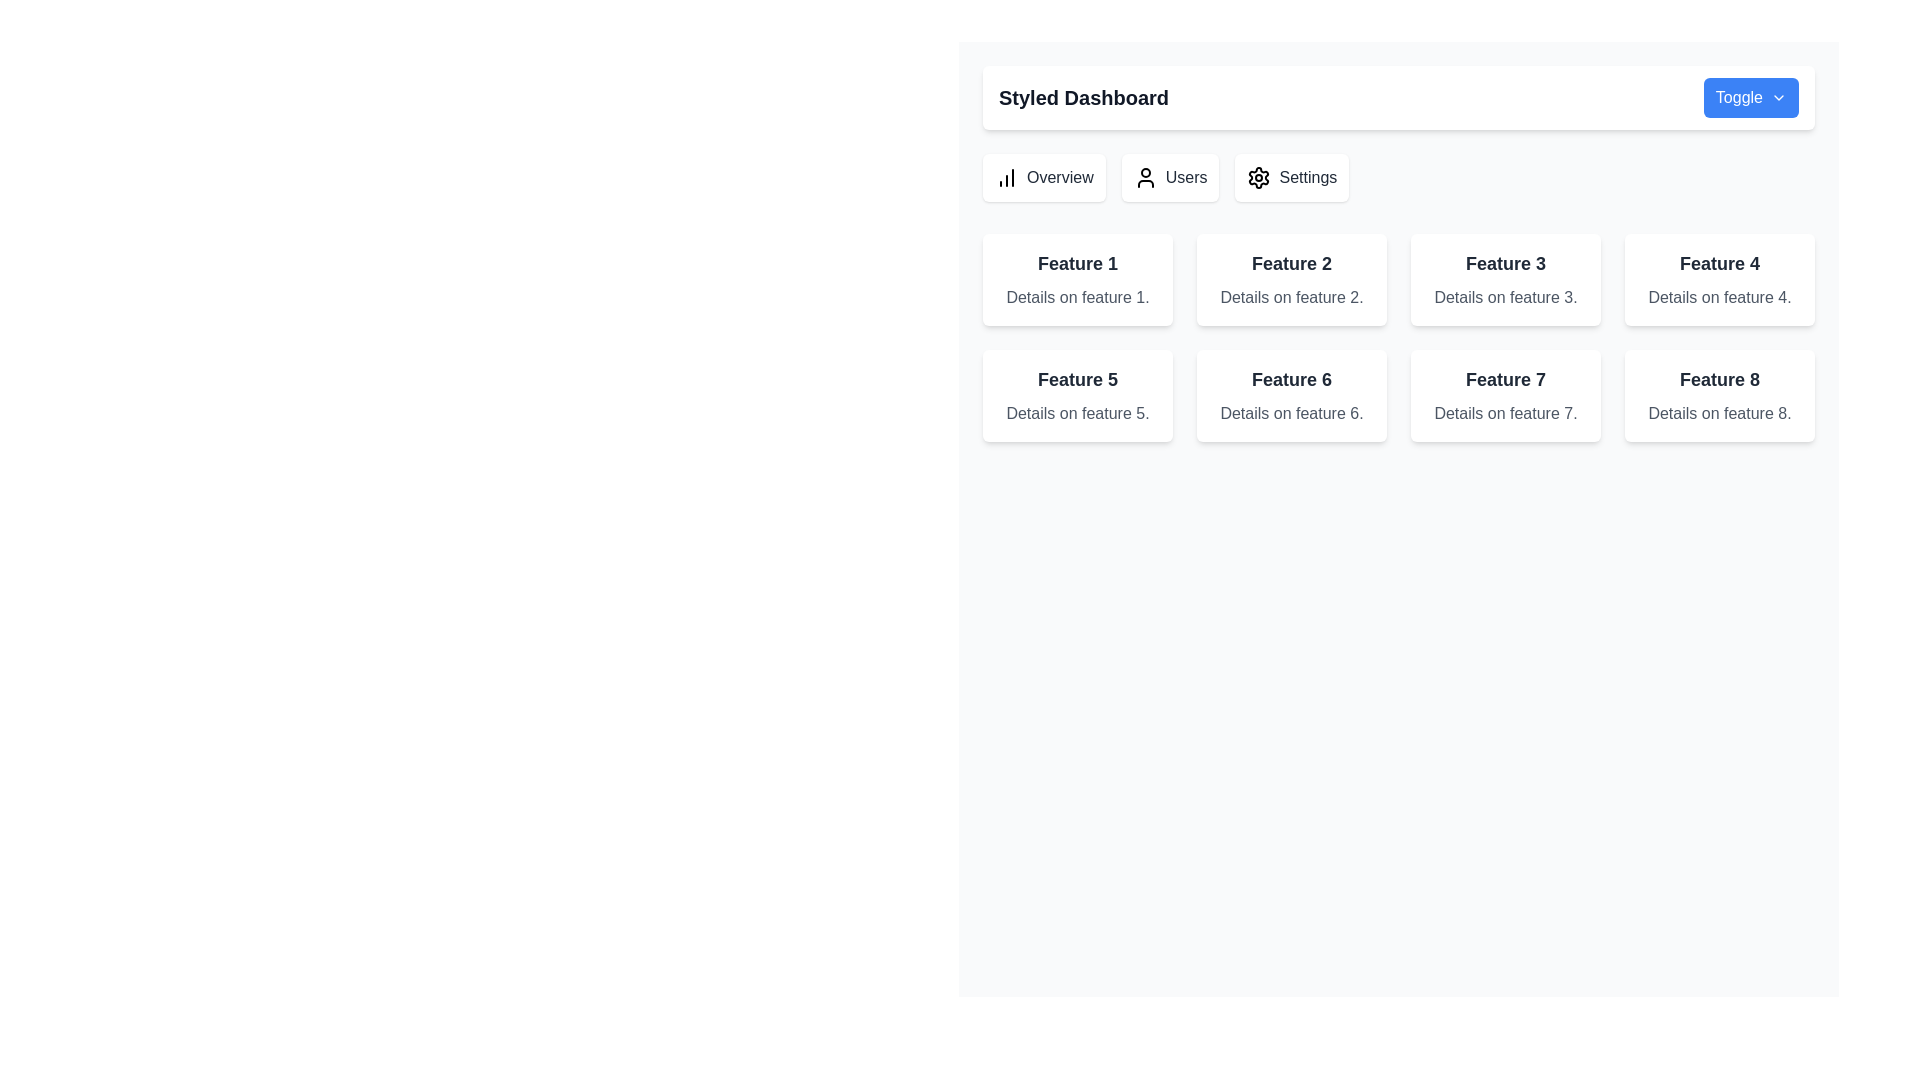  What do you see at coordinates (1077, 262) in the screenshot?
I see `text from the Text Label that serves as a title for the feature block, located centrally above the descriptive text 'Details on feature 1'` at bounding box center [1077, 262].